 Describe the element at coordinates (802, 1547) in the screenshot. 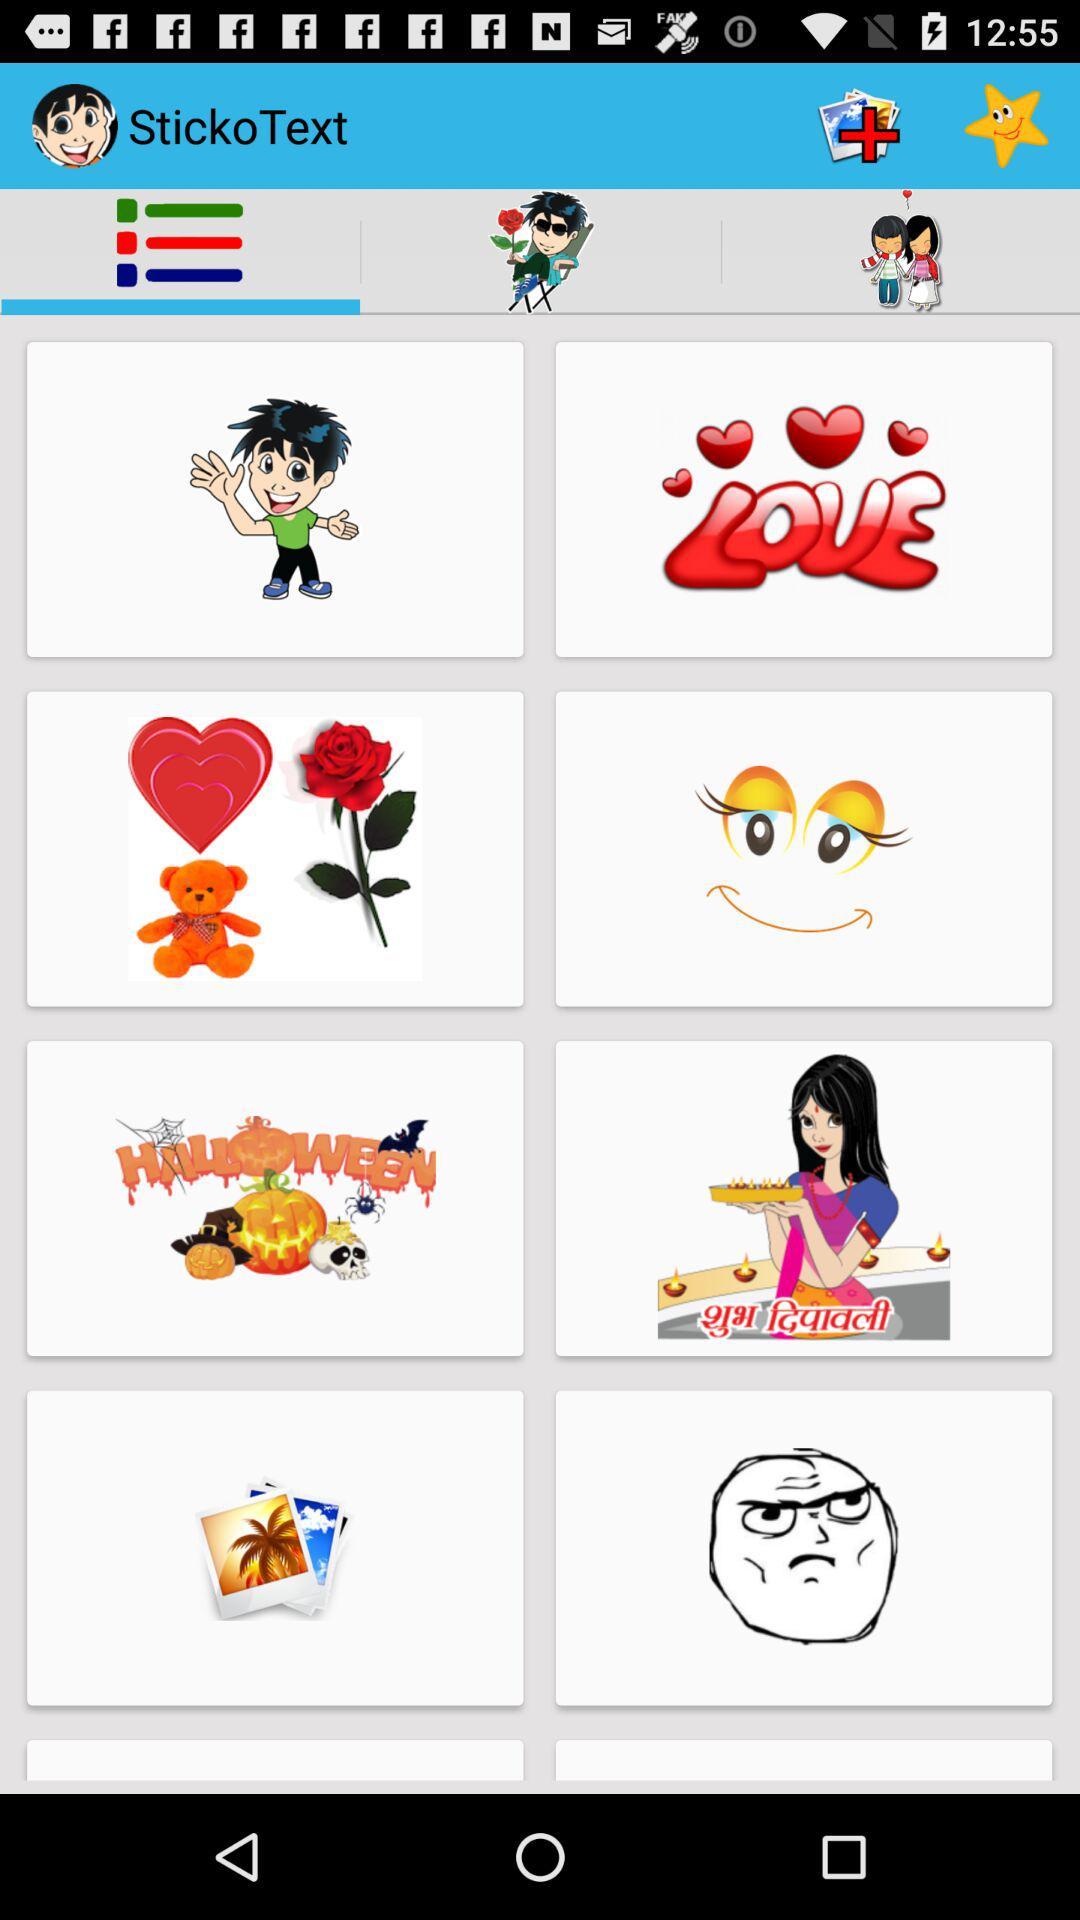

I see `the last image which is on the right` at that location.